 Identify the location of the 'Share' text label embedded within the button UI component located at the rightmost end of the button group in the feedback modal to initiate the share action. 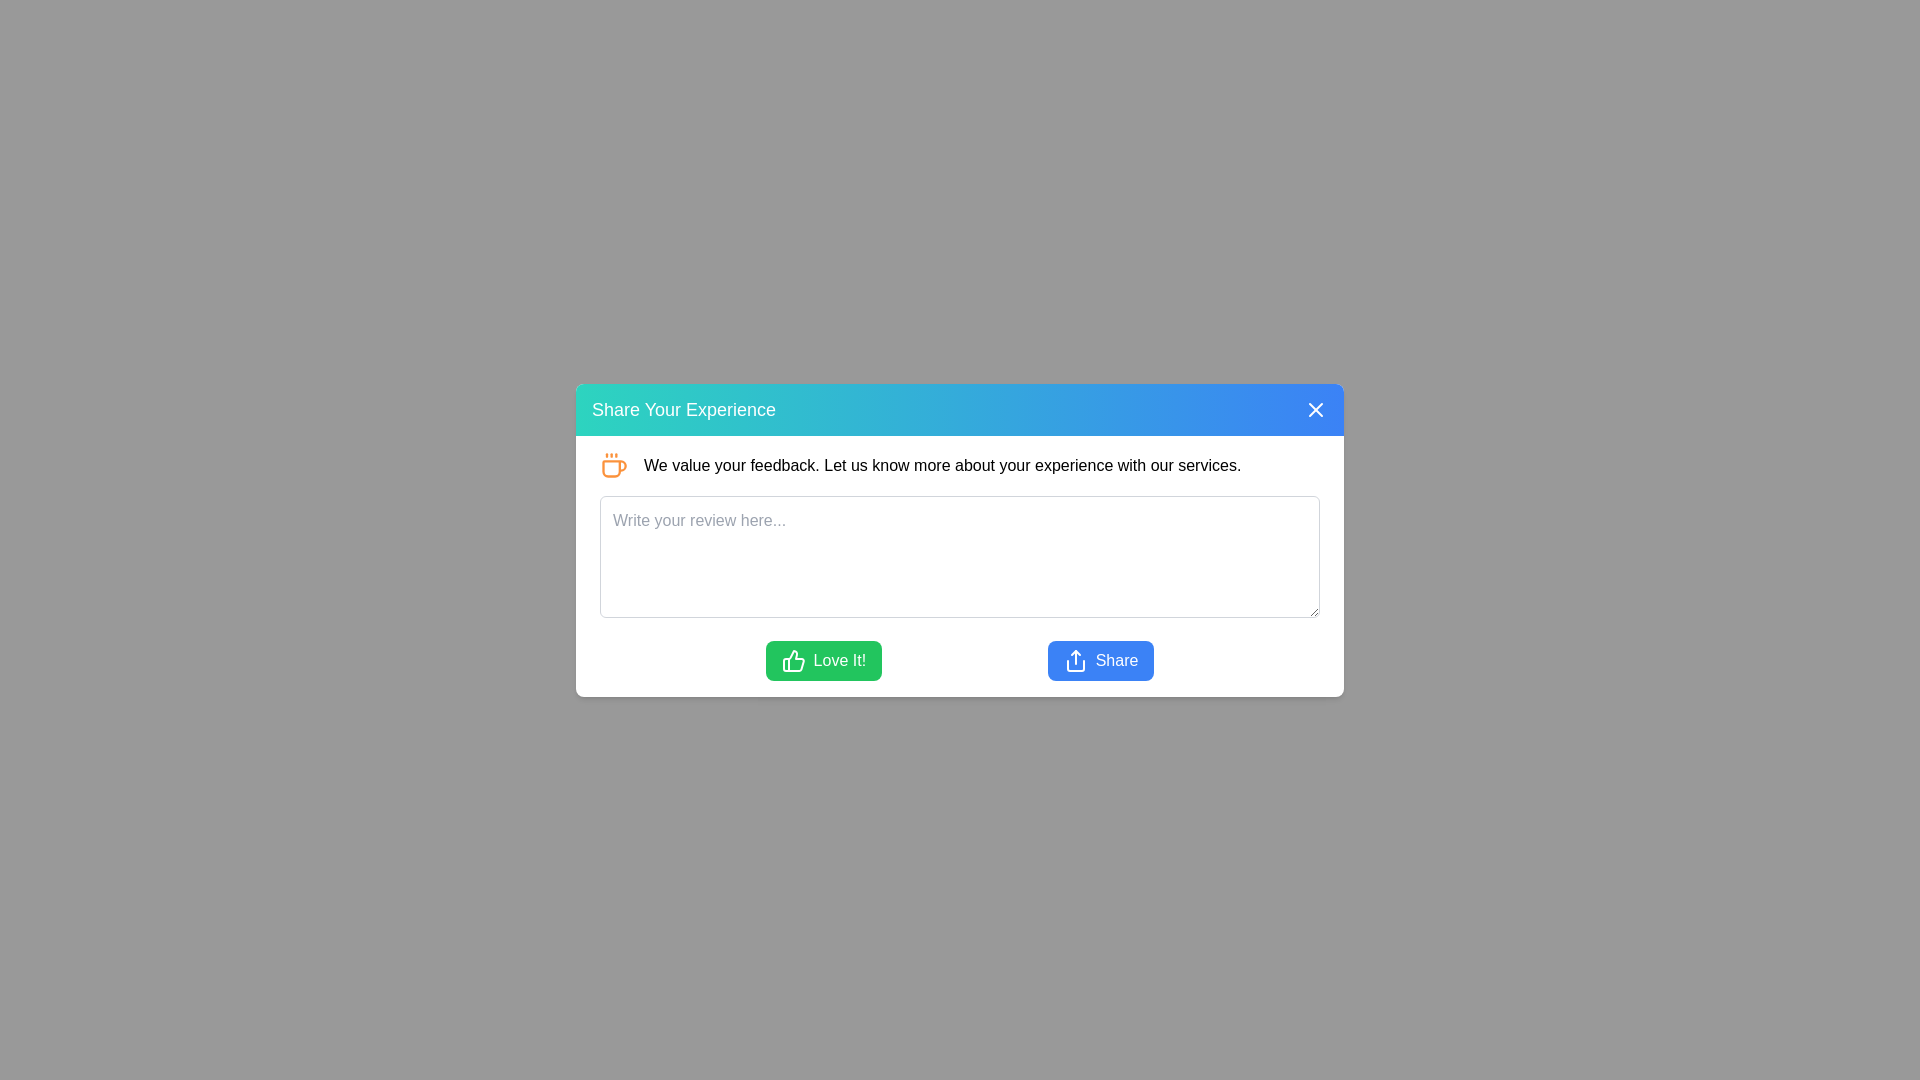
(1116, 660).